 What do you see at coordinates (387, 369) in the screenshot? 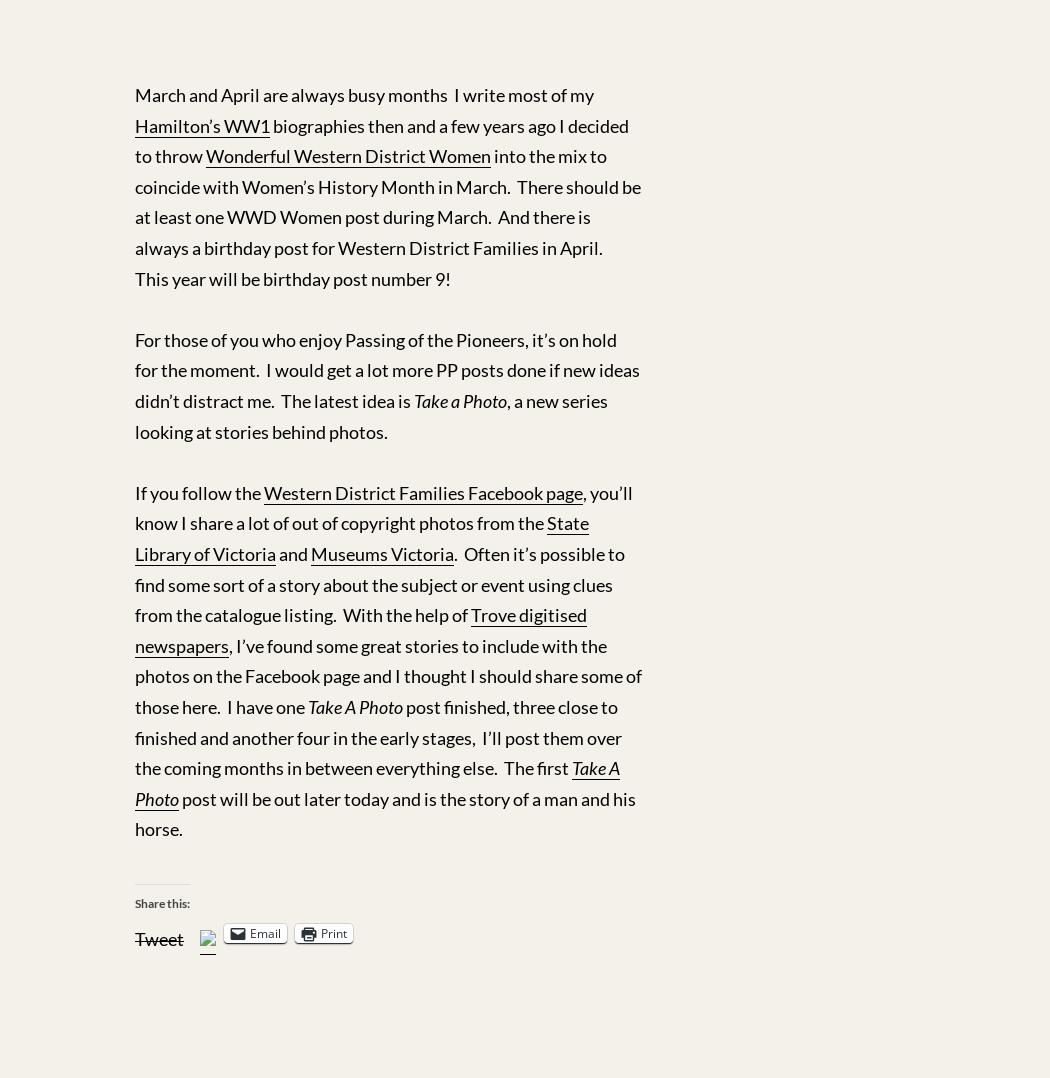
I see `'For those of you who enjoy Passing of the Pioneers, it’s on hold for the moment.  I would get a lot more PP posts done if new ideas didn’t distract me.  The latest idea is'` at bounding box center [387, 369].